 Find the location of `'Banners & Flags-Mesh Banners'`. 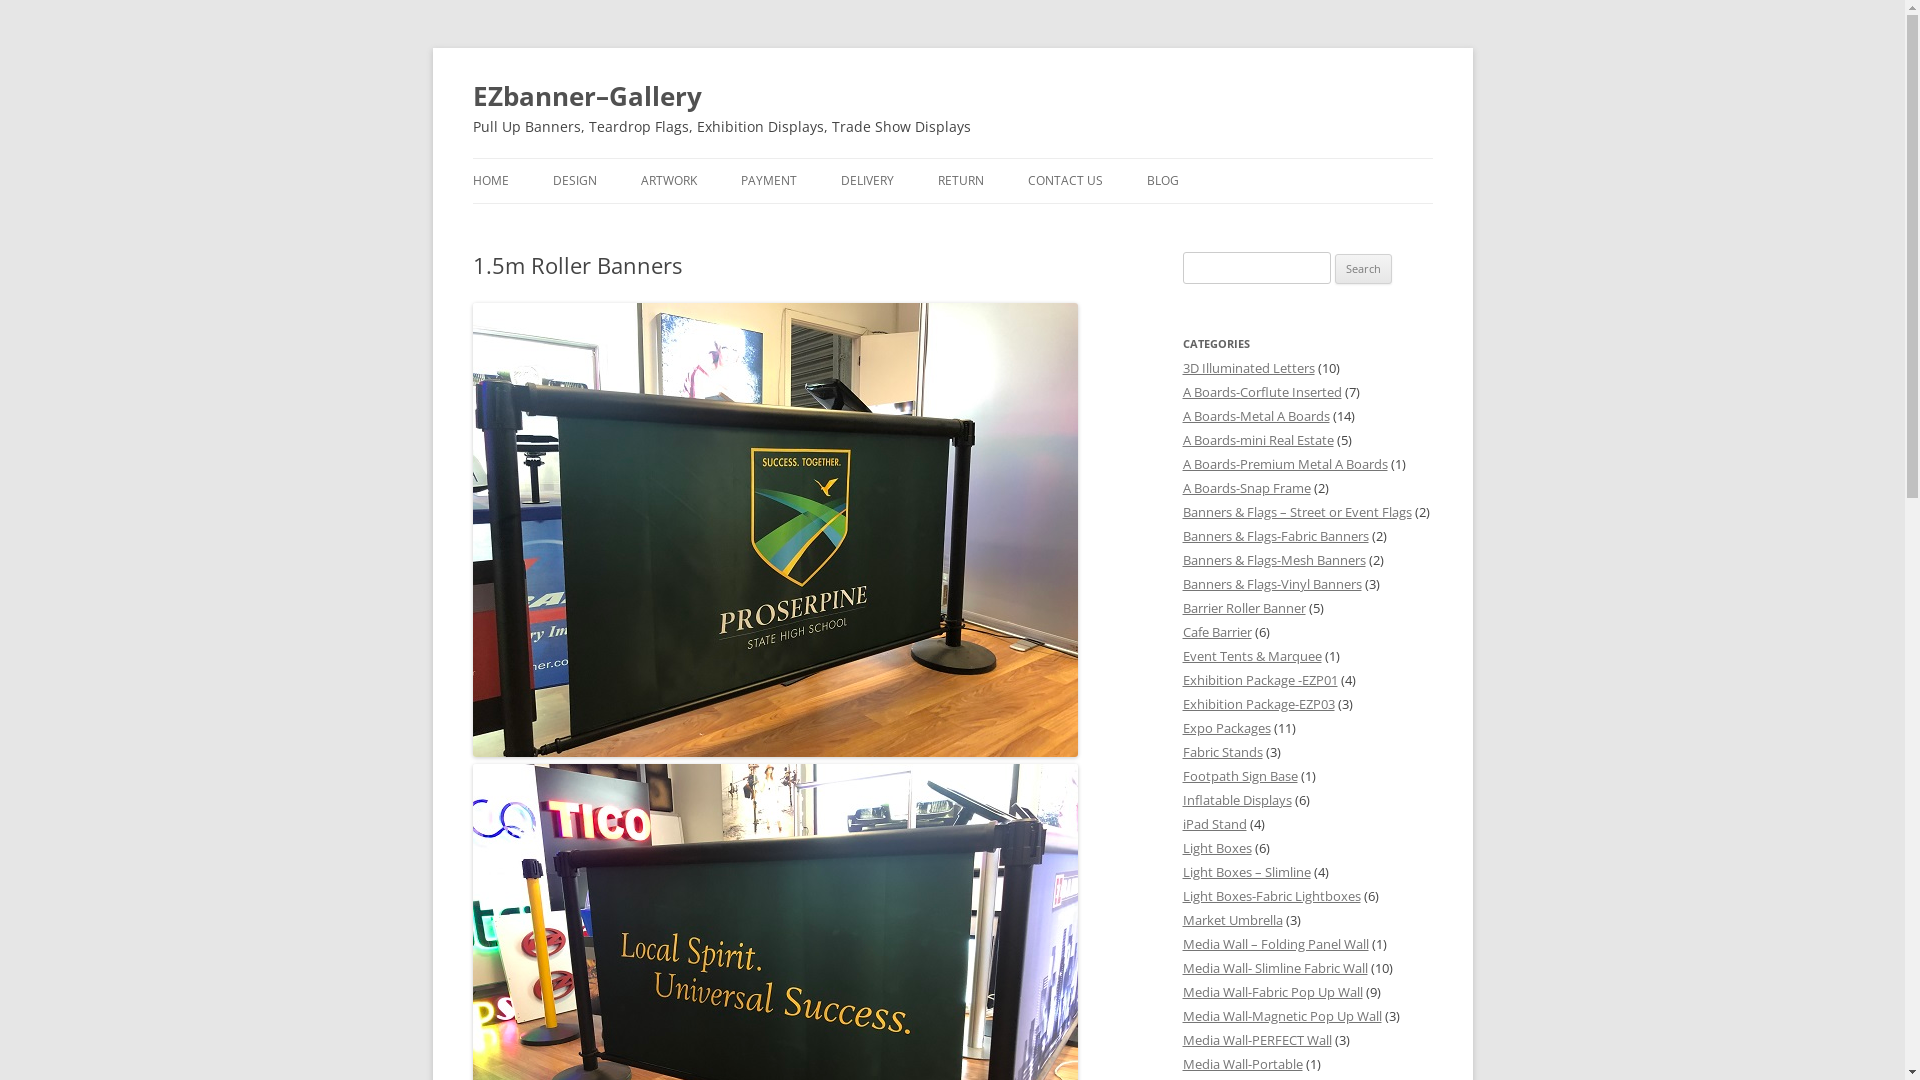

'Banners & Flags-Mesh Banners' is located at coordinates (1272, 559).